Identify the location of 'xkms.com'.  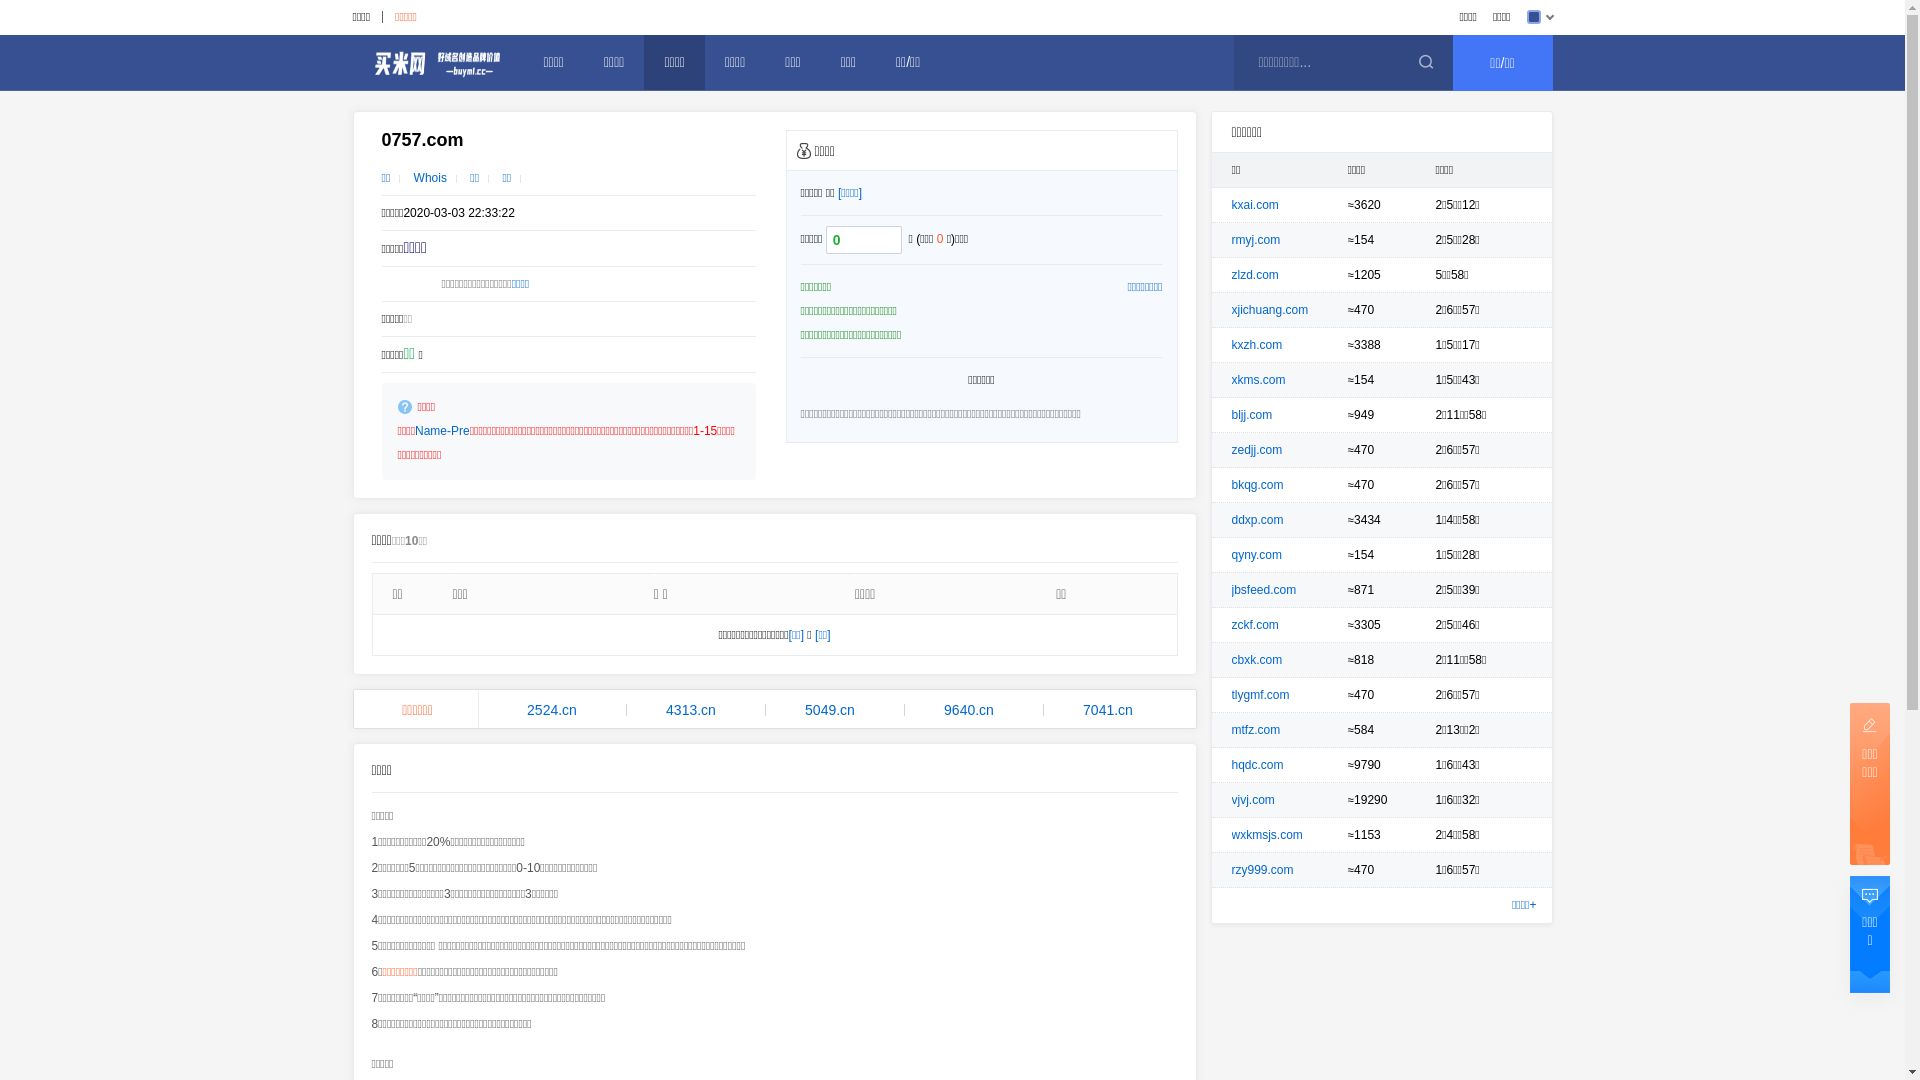
(1257, 380).